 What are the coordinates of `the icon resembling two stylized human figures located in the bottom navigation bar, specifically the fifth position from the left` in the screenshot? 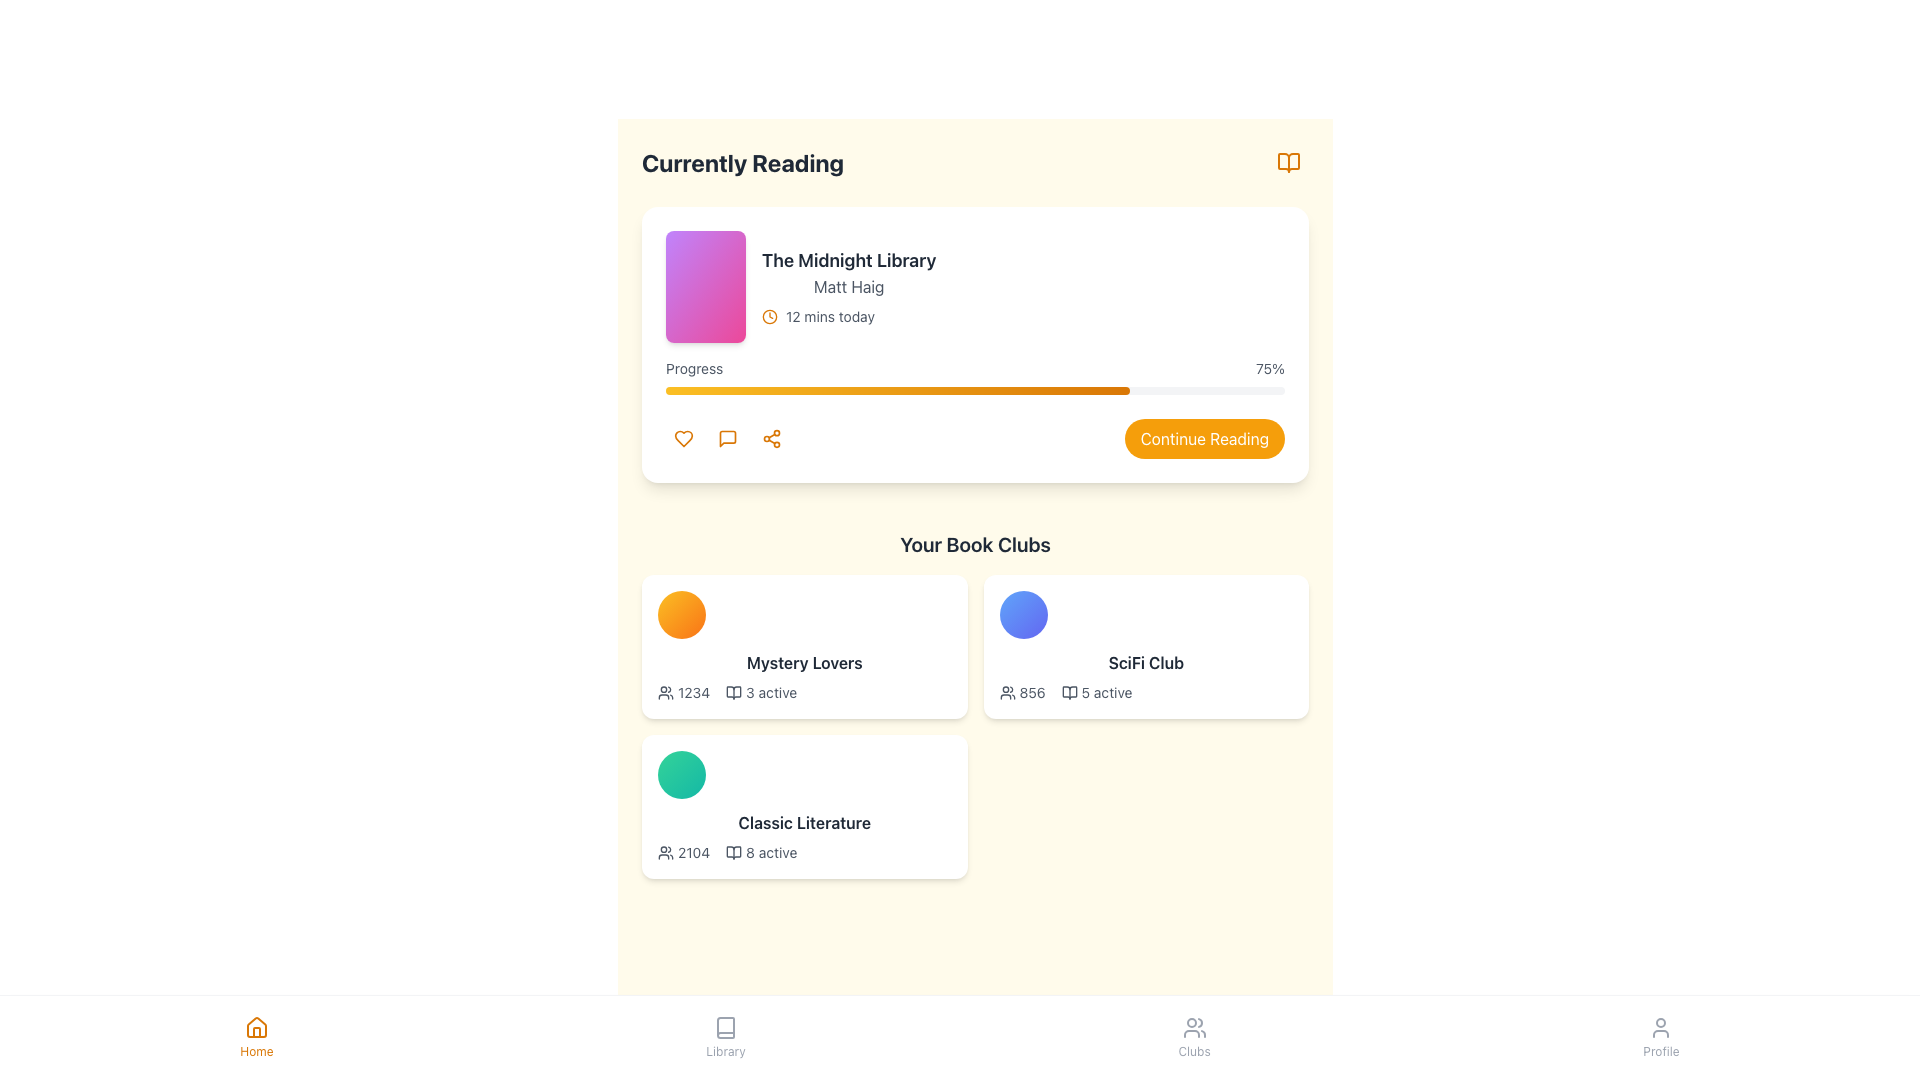 It's located at (1194, 1028).